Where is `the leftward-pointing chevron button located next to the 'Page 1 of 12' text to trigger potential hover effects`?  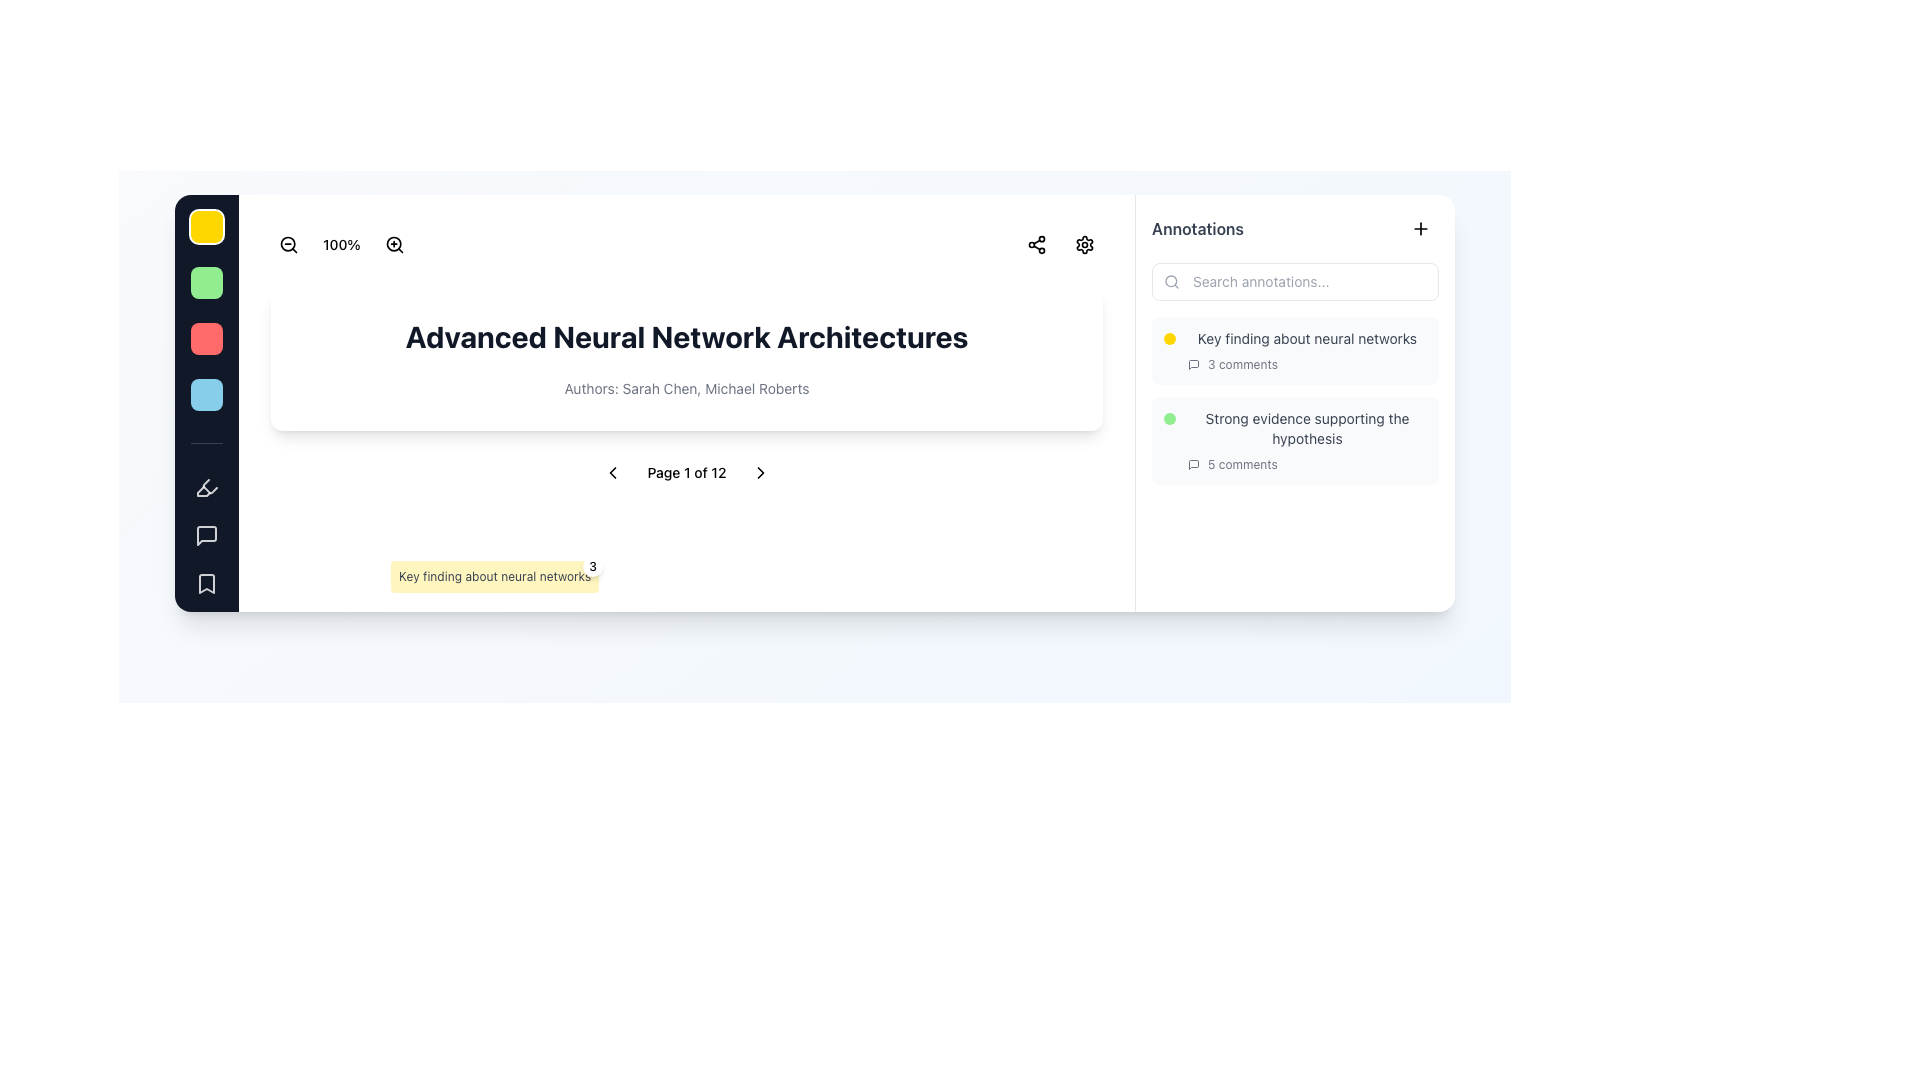 the leftward-pointing chevron button located next to the 'Page 1 of 12' text to trigger potential hover effects is located at coordinates (612, 473).